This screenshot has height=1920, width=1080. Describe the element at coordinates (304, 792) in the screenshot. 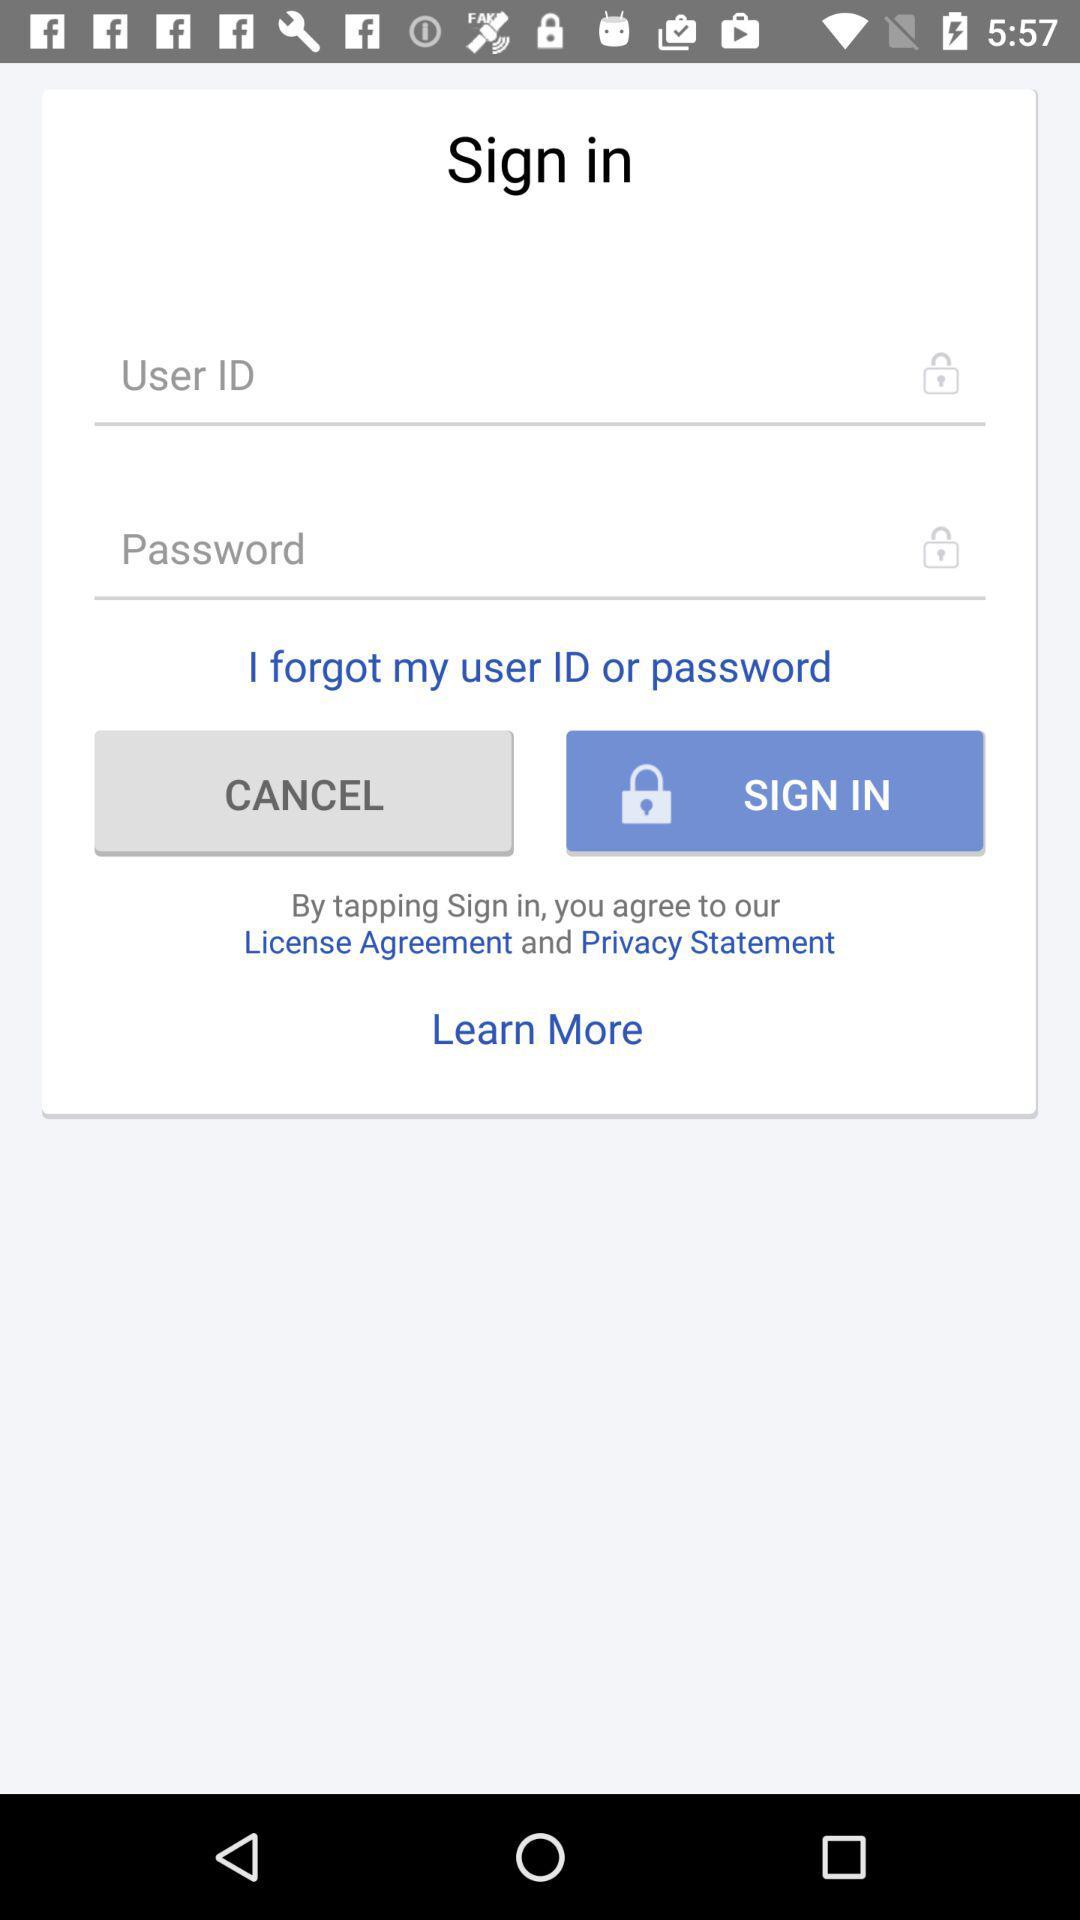

I see `the icon next to sign in icon` at that location.